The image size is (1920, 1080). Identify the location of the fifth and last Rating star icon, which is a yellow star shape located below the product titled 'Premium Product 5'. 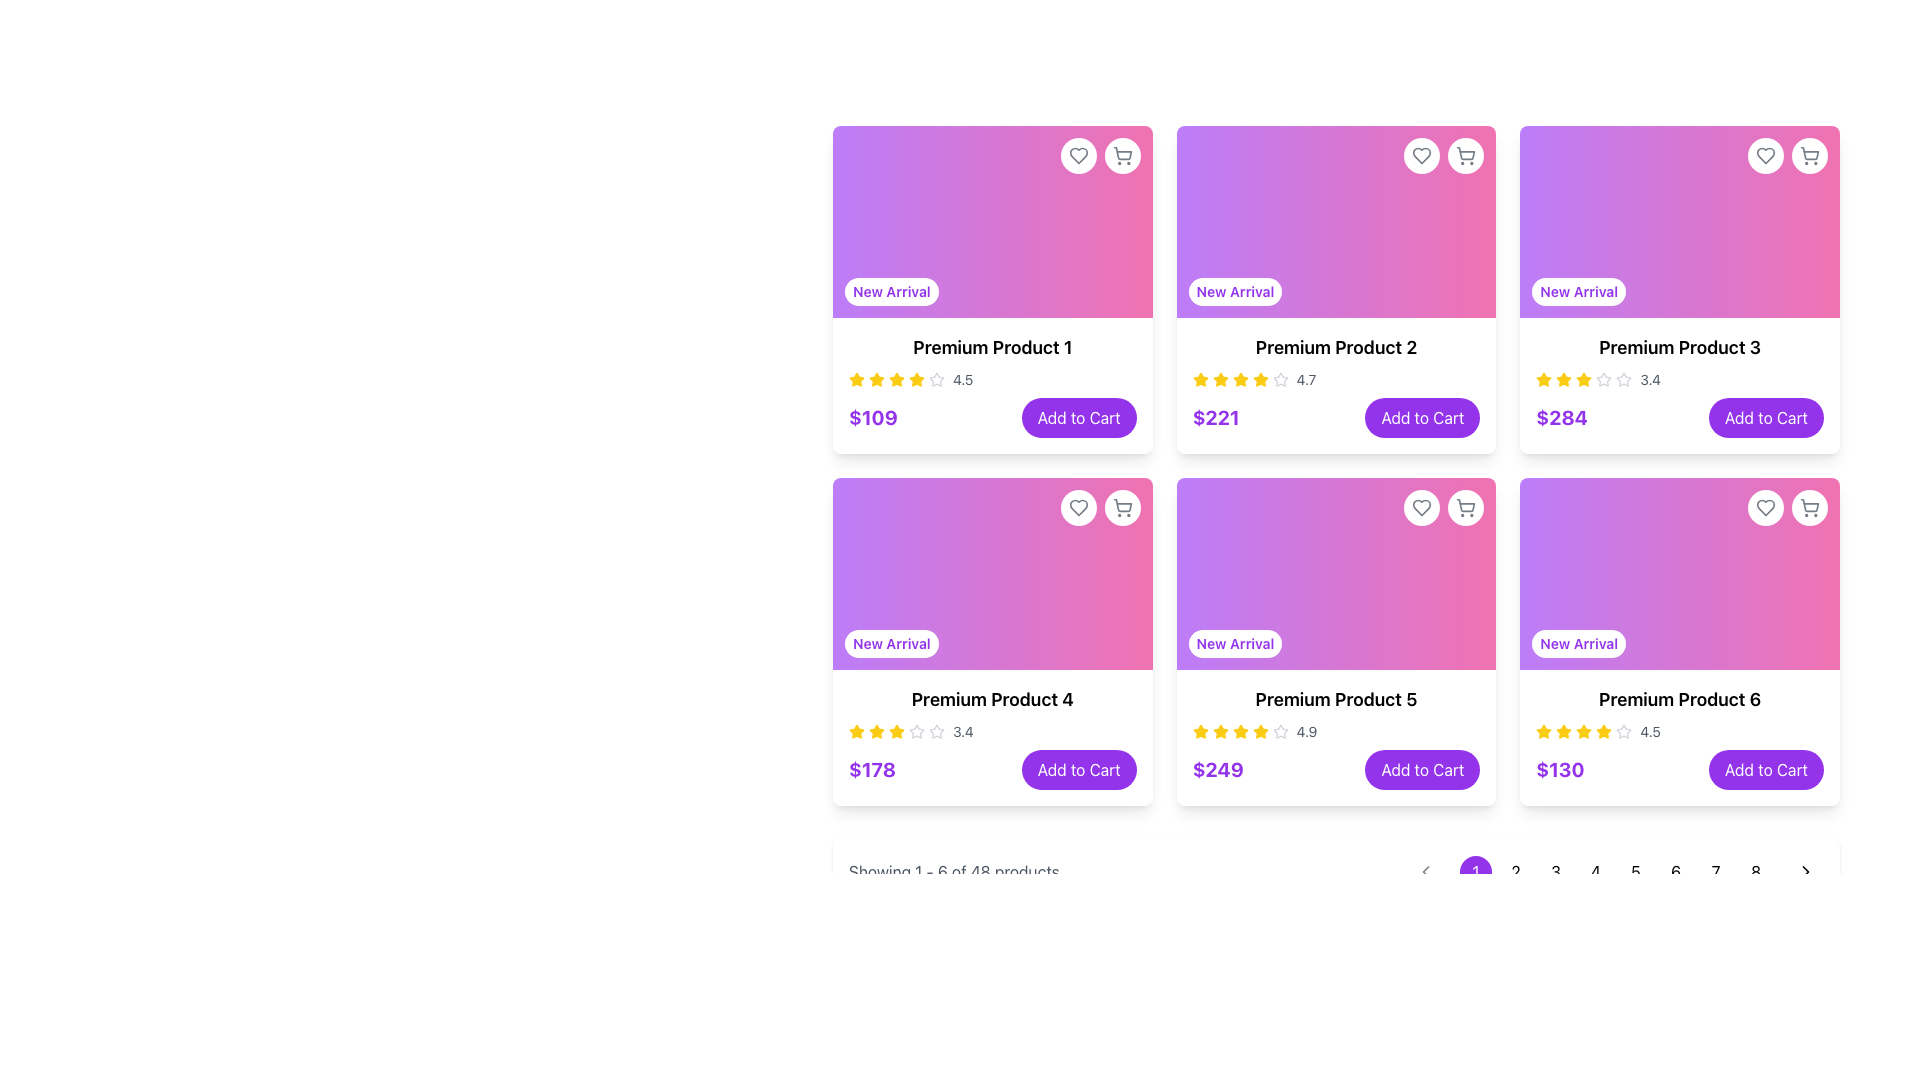
(1219, 731).